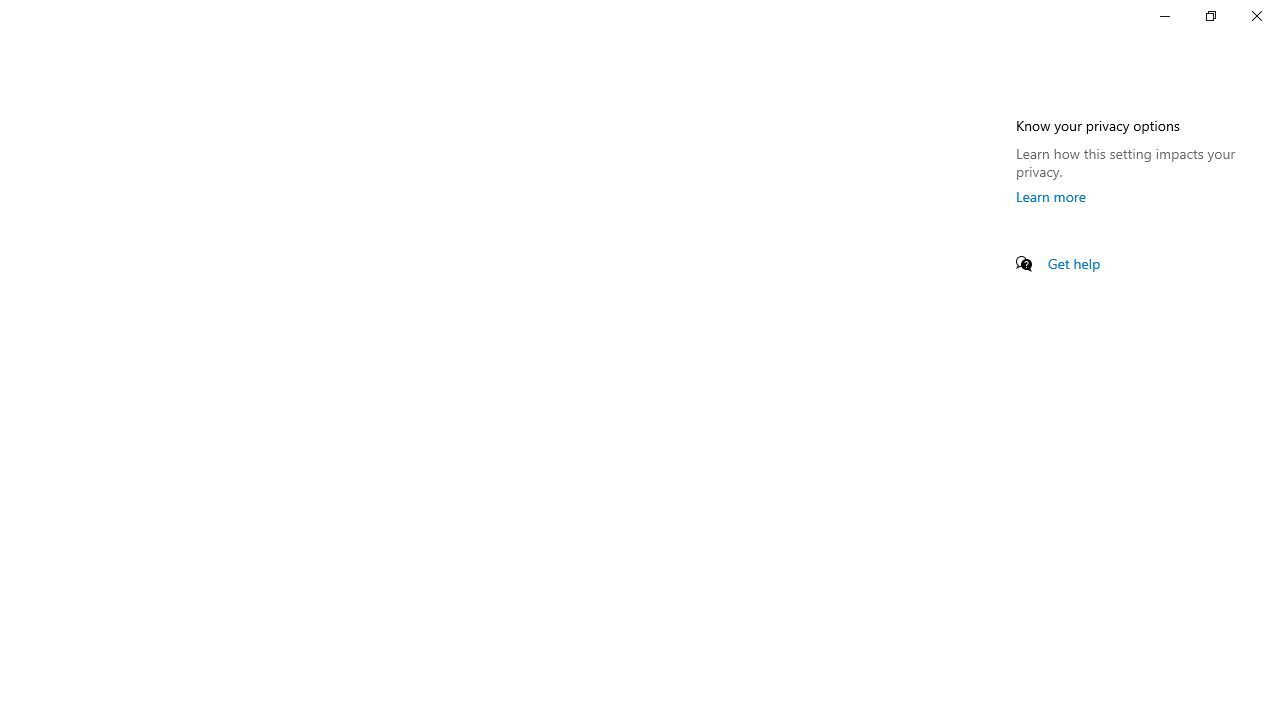 The height and width of the screenshot is (720, 1280). Describe the element at coordinates (1073, 262) in the screenshot. I see `'Get help'` at that location.